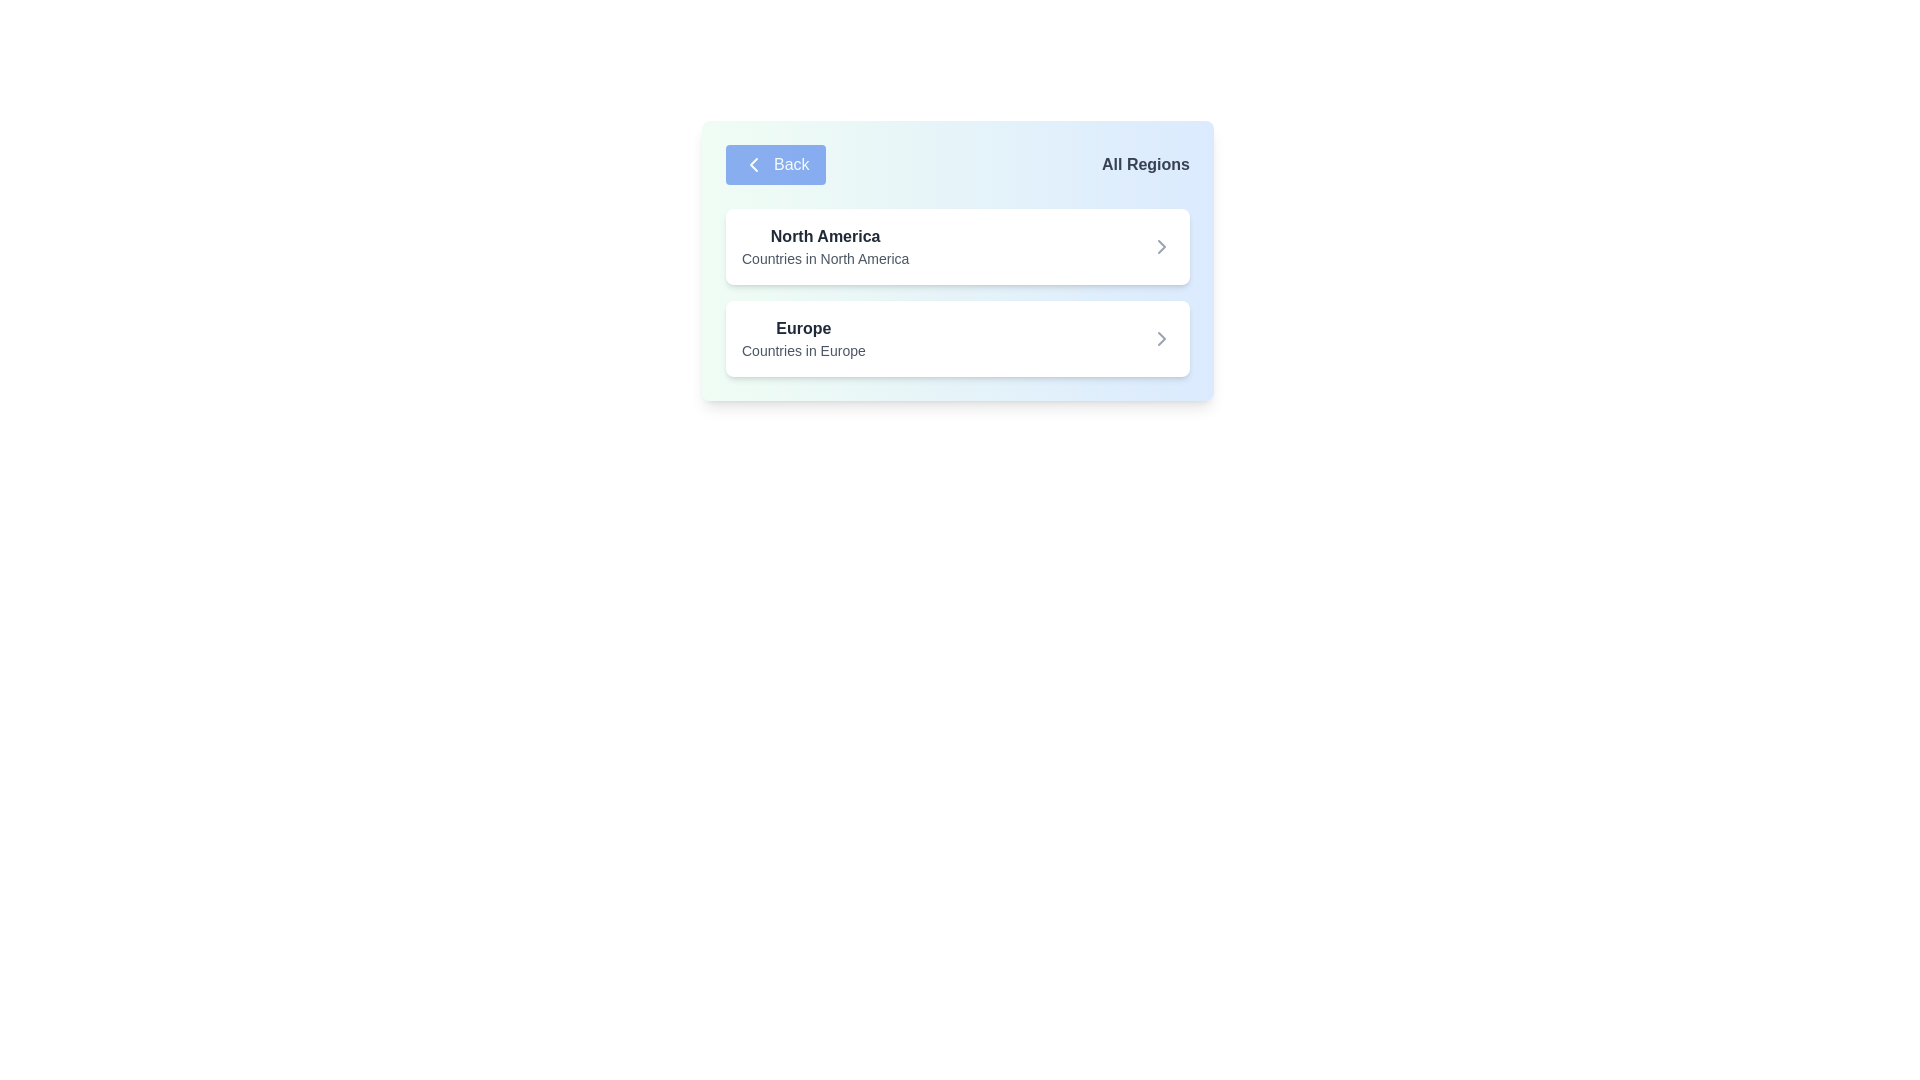  I want to click on the Text label that reads 'Europe' which is part of a card-style component with a white background, located in the second card of a vertically arranged list, so click(803, 338).